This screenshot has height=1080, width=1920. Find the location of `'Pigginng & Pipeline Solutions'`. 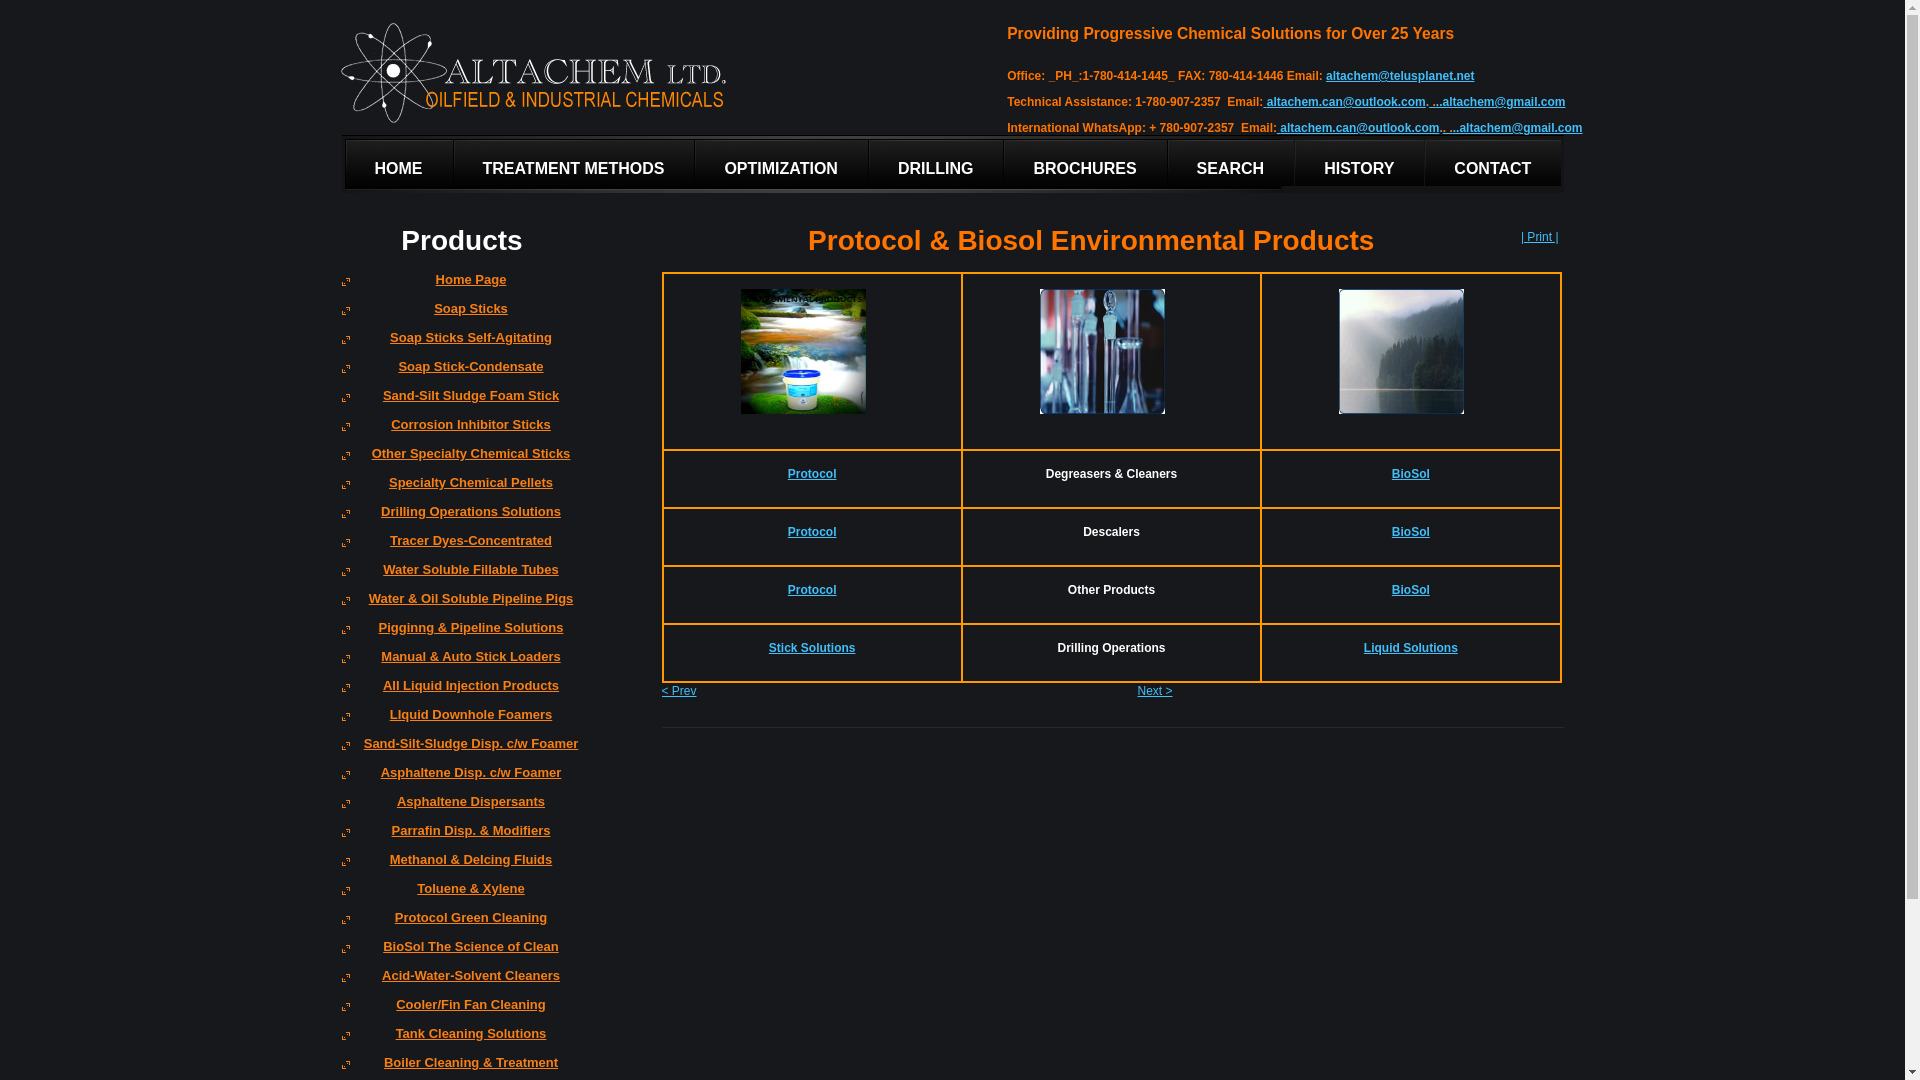

'Pigginng & Pipeline Solutions' is located at coordinates (461, 634).